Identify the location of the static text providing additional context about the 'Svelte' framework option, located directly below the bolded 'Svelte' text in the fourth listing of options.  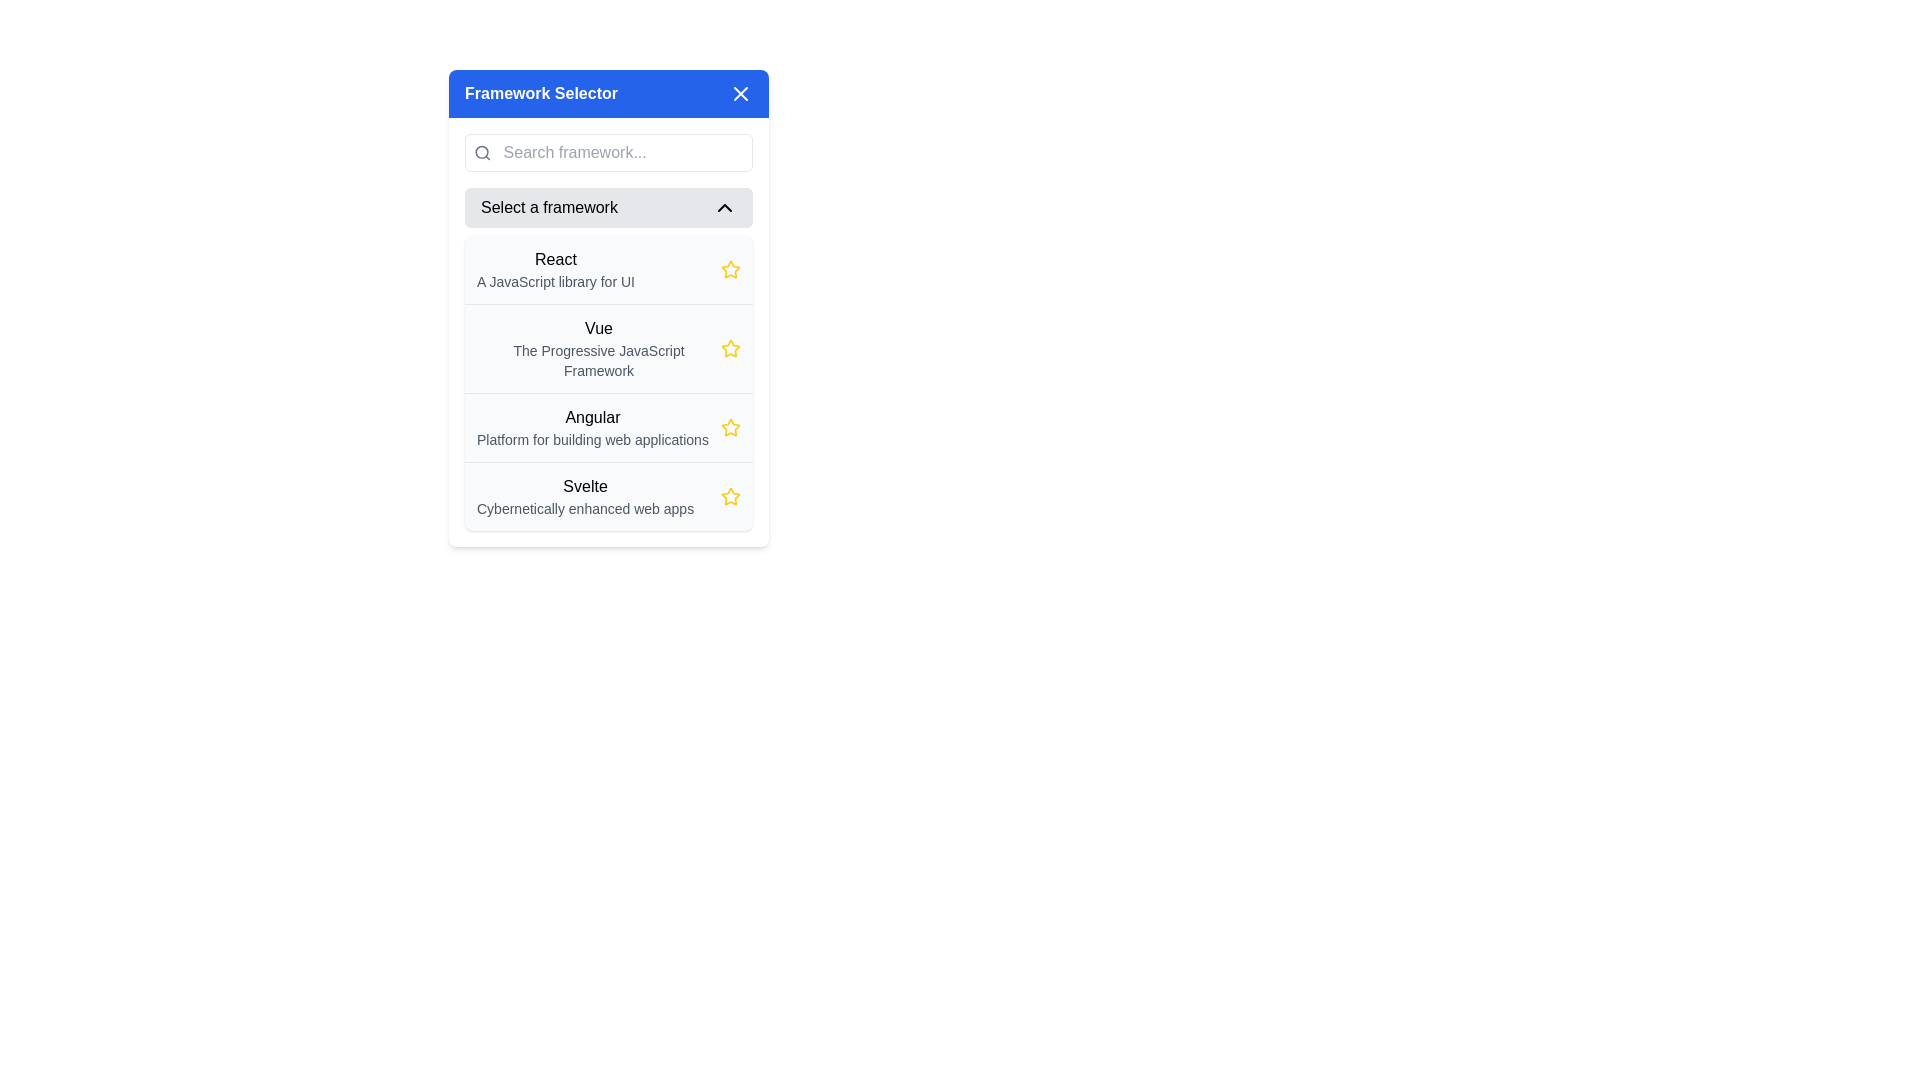
(584, 508).